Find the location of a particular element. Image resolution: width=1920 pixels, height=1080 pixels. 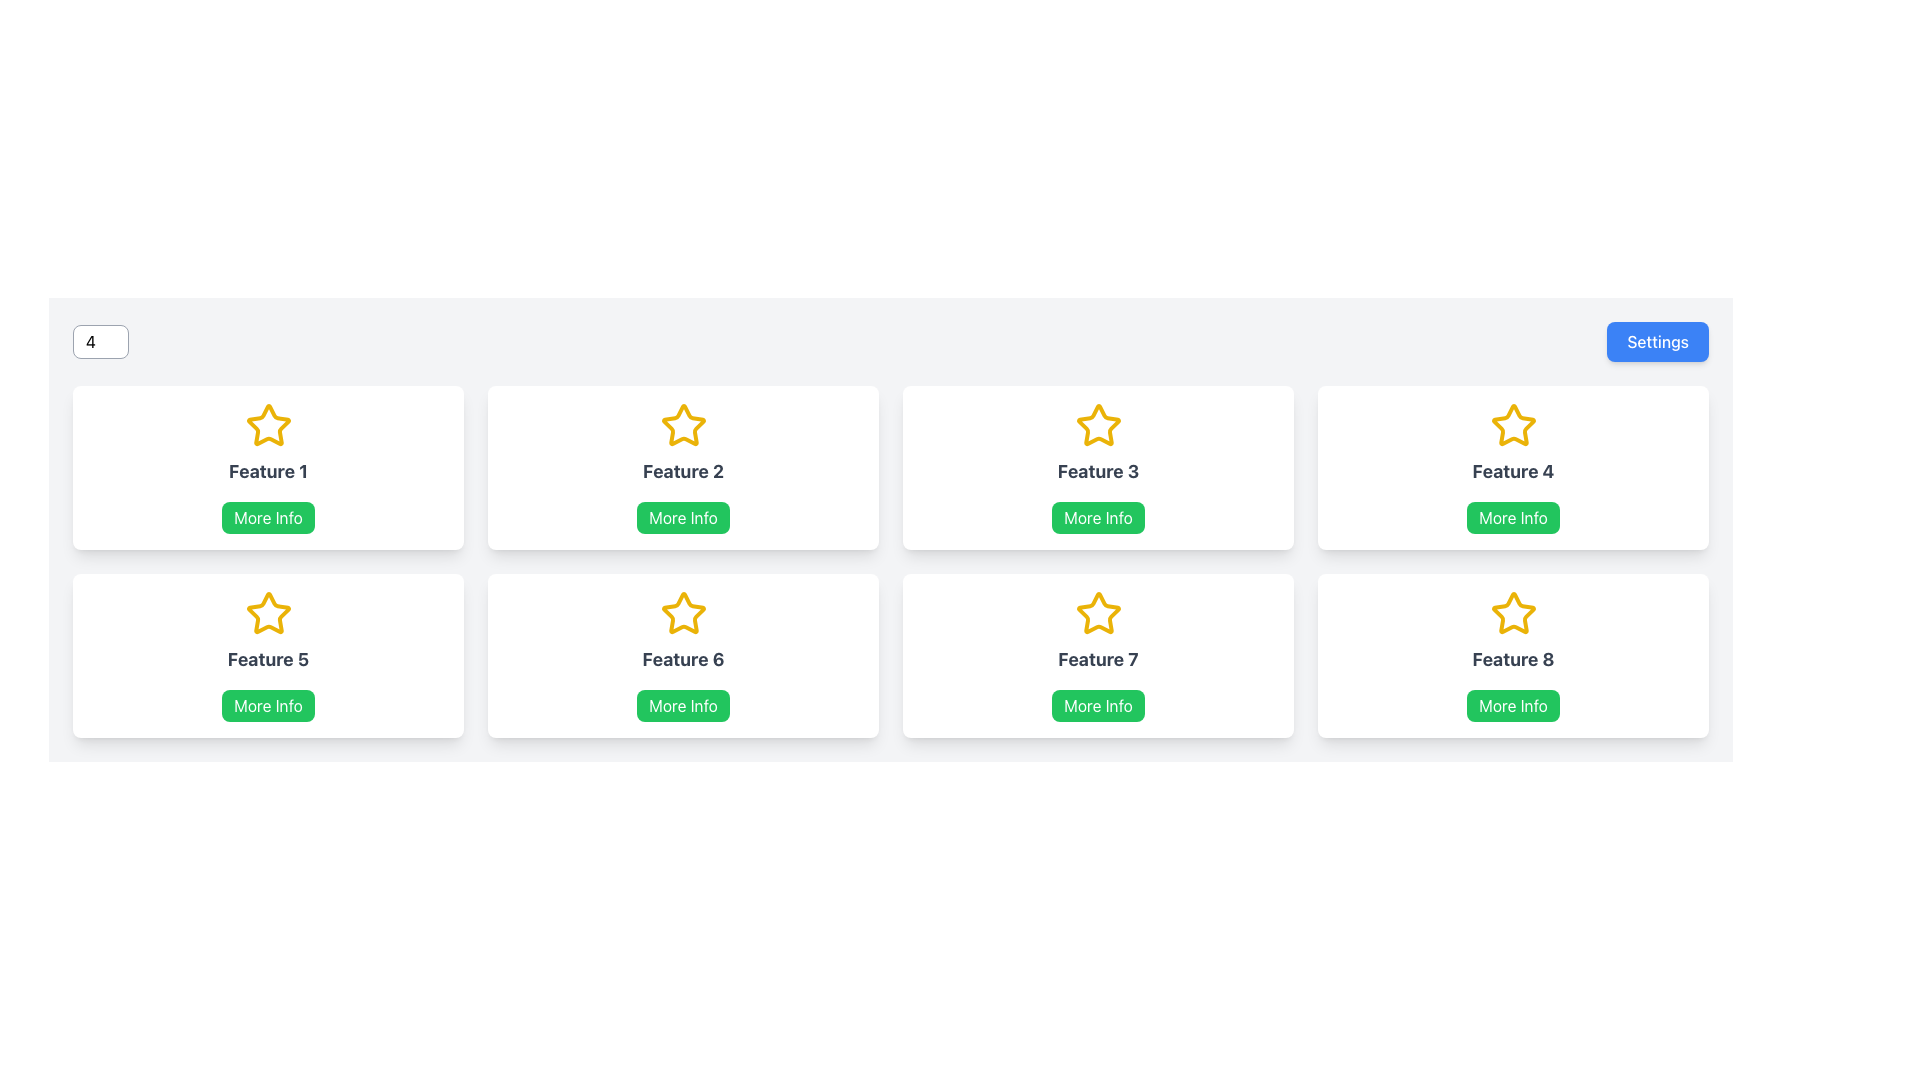

the star-shaped icon with a yellow outline that is located centrally above the 'Feature 4' label within the fourth card of the grid layout is located at coordinates (1513, 424).